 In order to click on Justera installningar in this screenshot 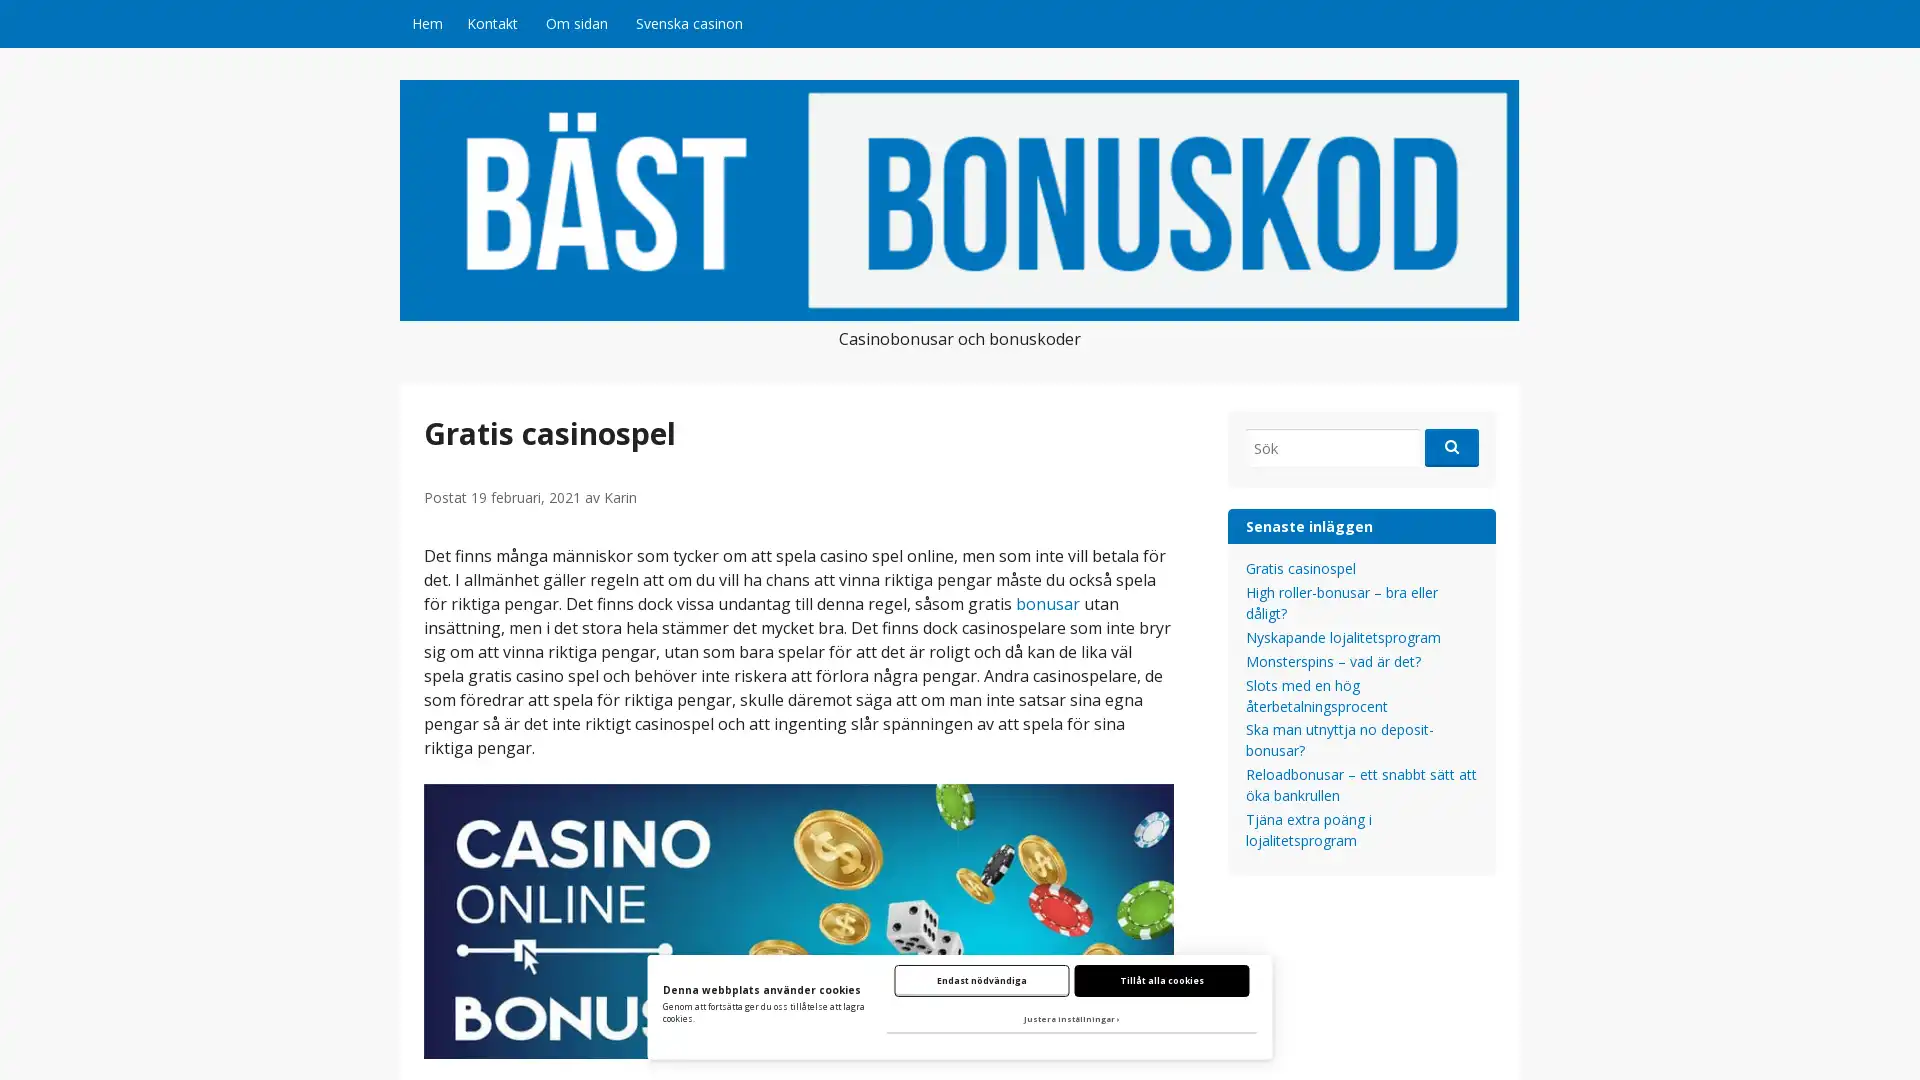, I will do `click(1070, 1019)`.